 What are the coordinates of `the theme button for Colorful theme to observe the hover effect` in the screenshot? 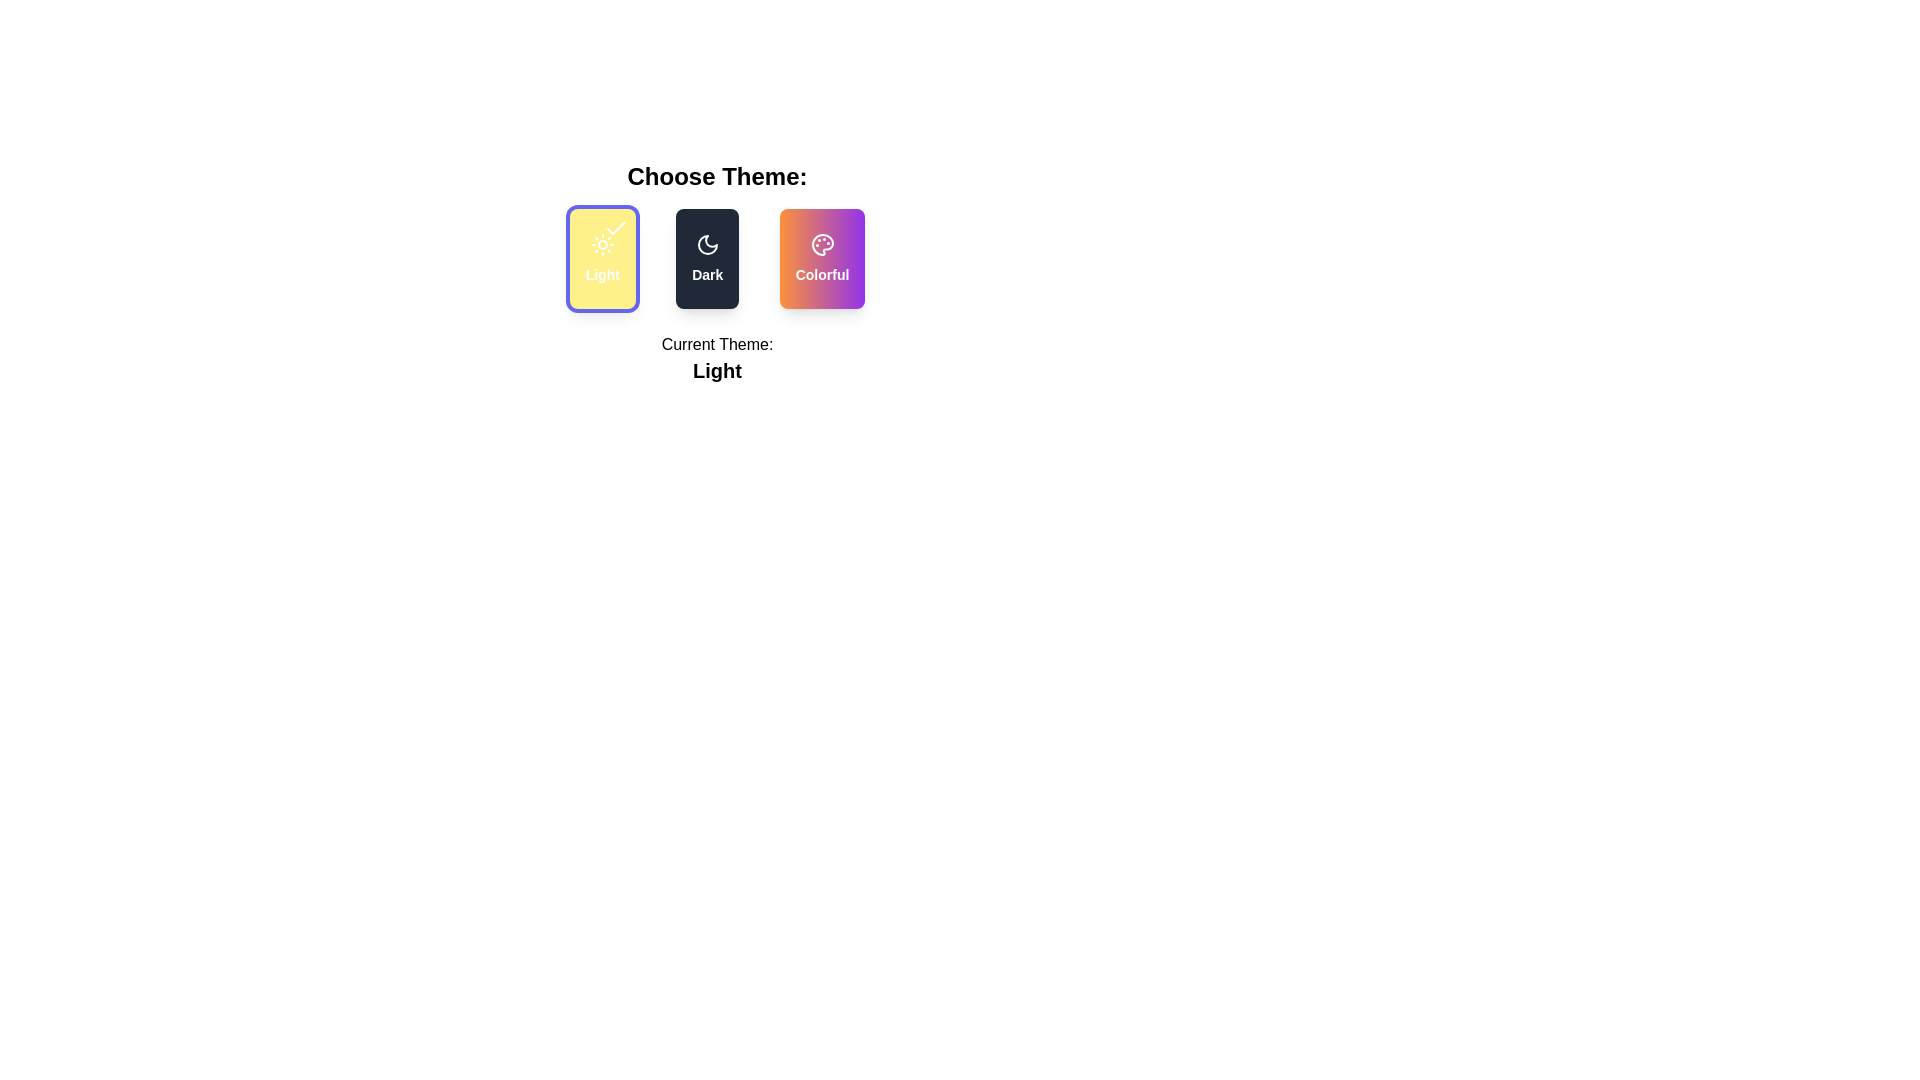 It's located at (822, 257).